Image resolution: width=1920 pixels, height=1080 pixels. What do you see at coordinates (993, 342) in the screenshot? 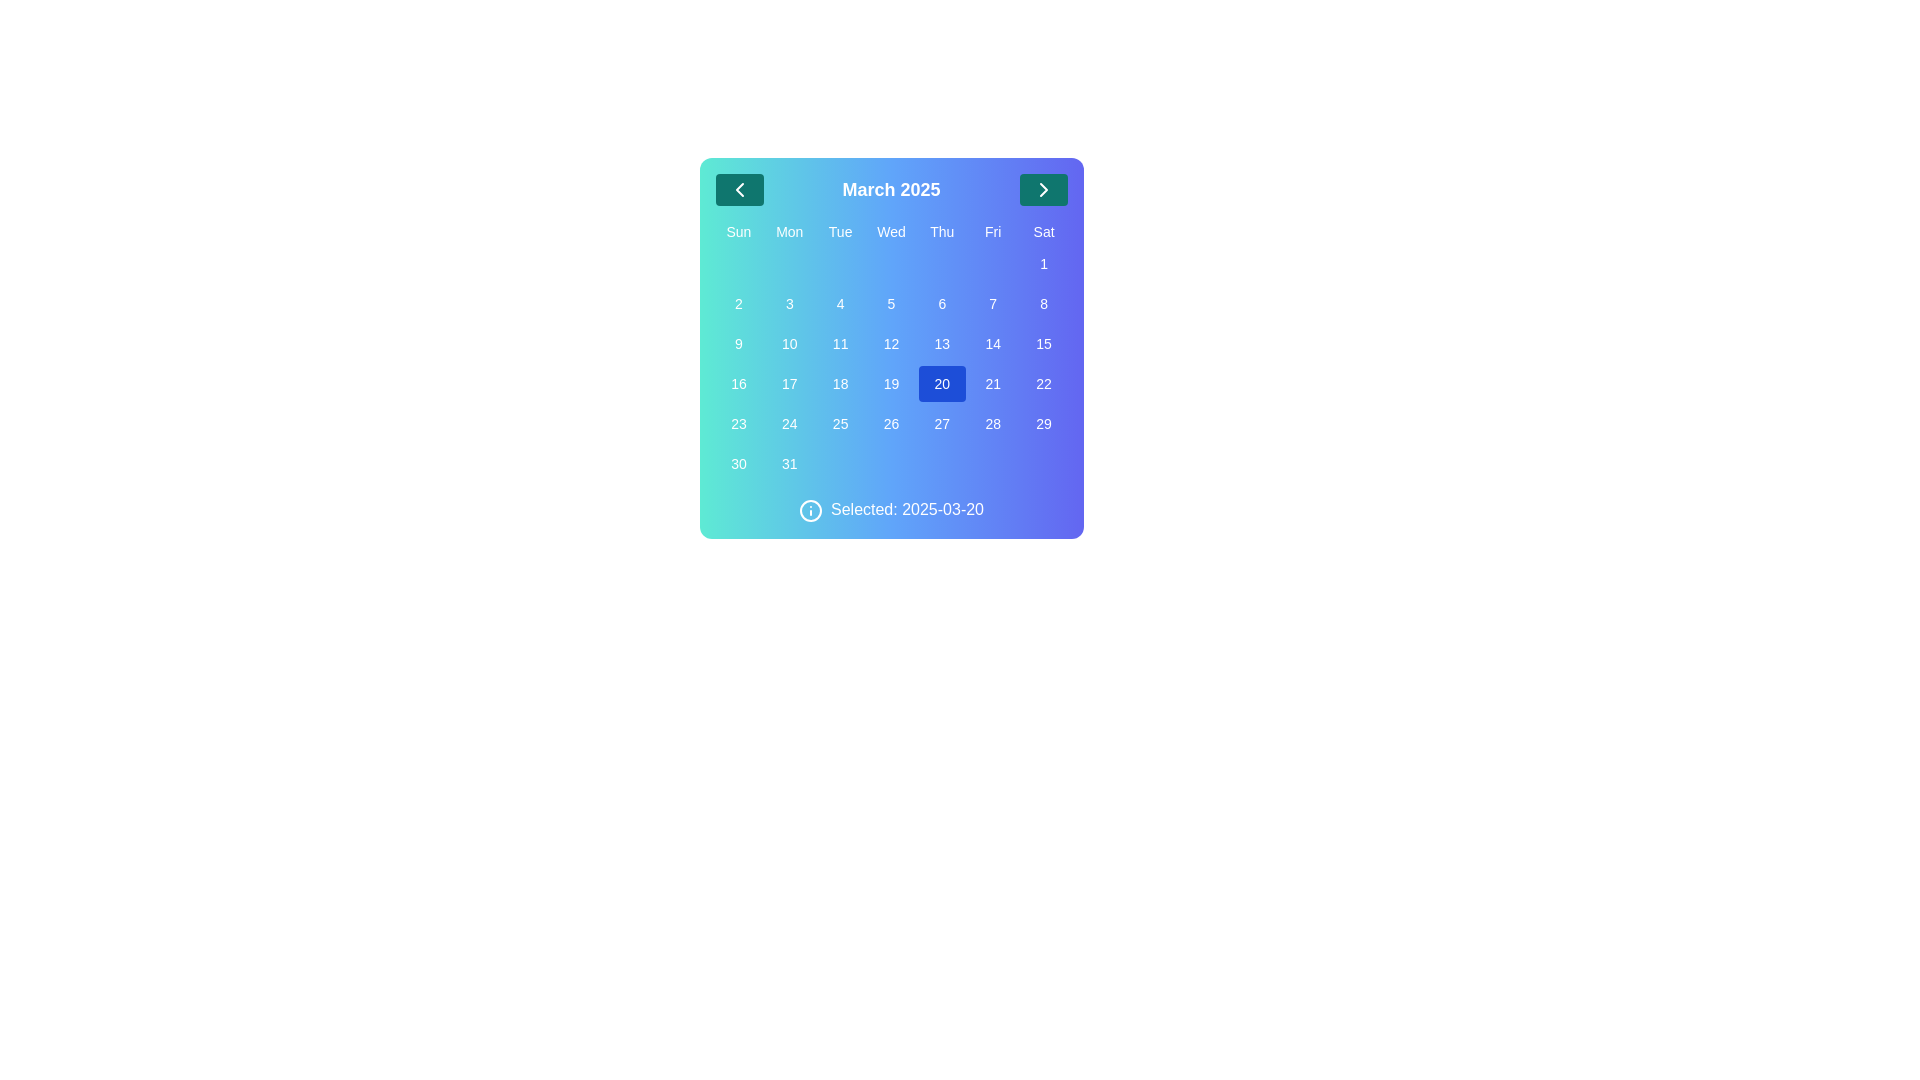
I see `the calendar day selection button located in the 7th column of the 3rd row of the grid layout` at bounding box center [993, 342].